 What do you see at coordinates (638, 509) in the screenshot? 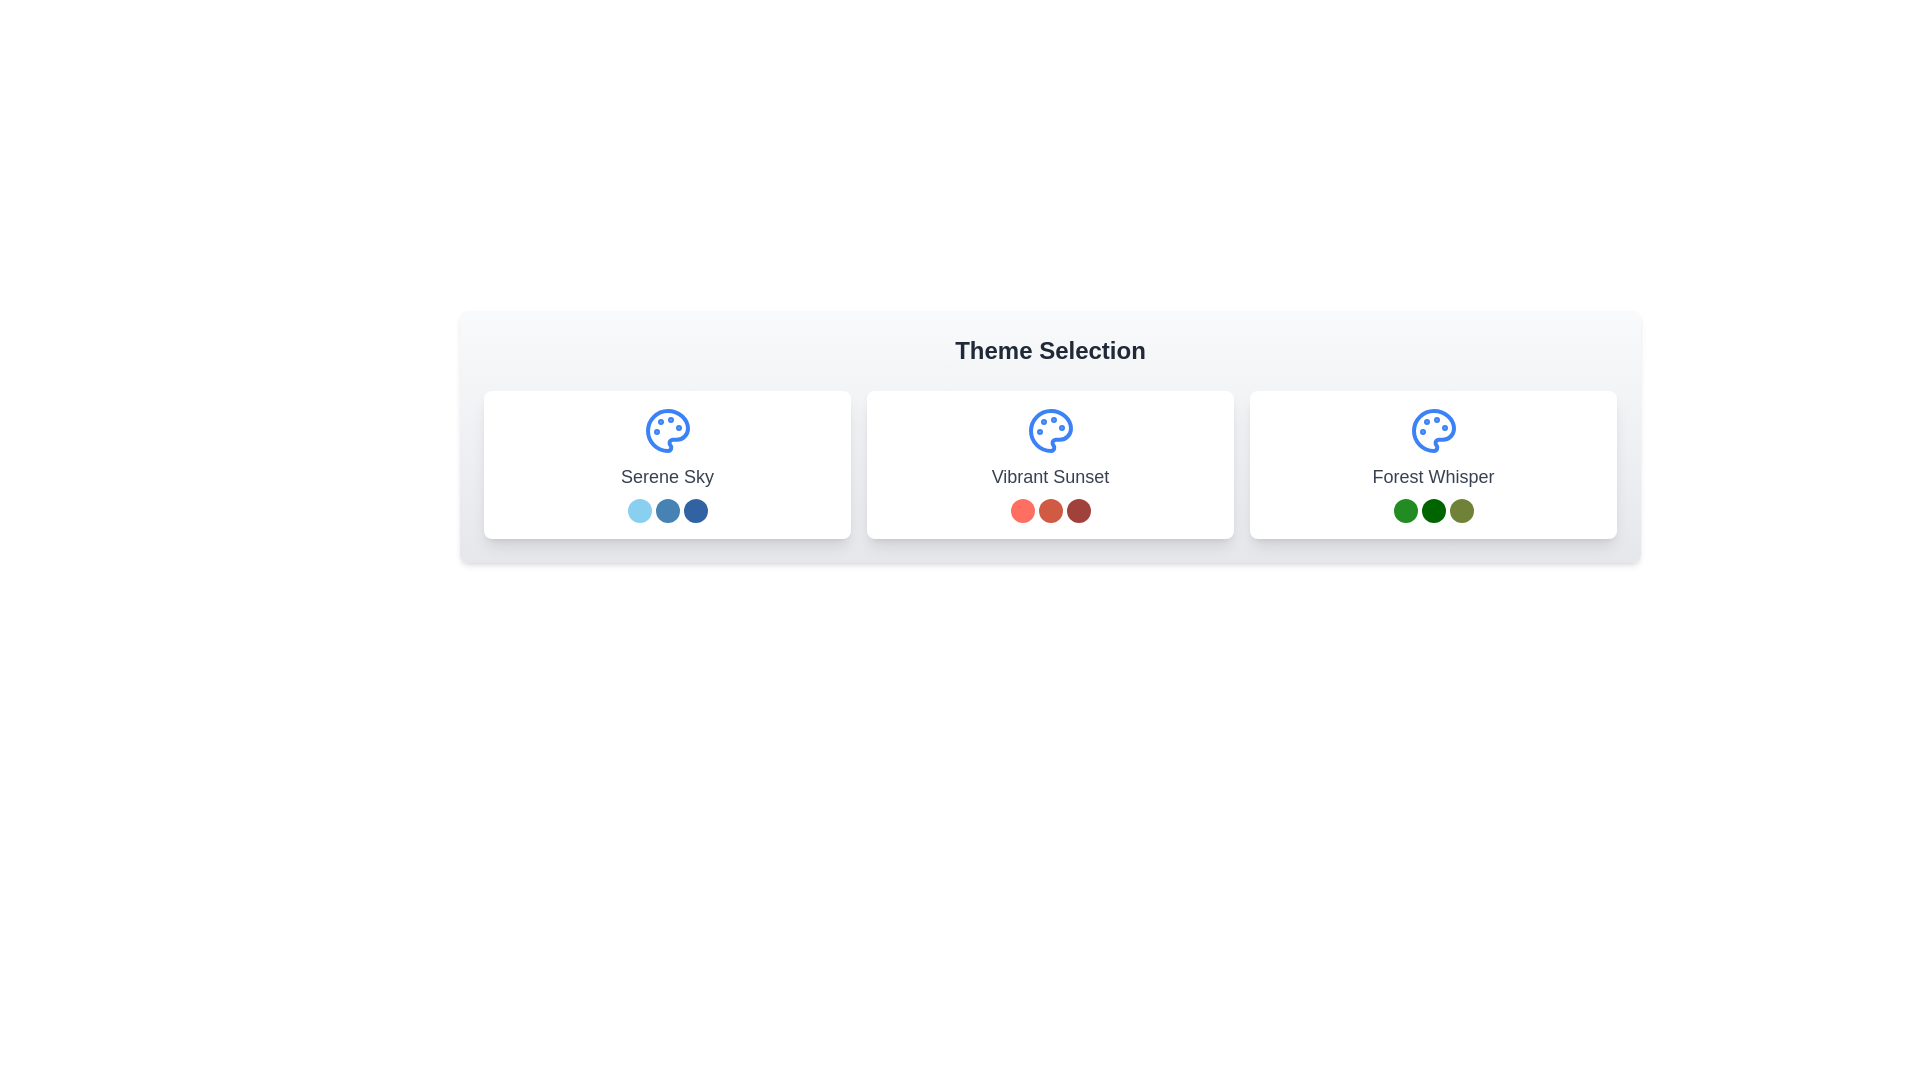
I see `the small, circular decorative element with a light blue background, which is the first in a group of three, located below the text 'Serene Sky' in the leftmost card` at bounding box center [638, 509].